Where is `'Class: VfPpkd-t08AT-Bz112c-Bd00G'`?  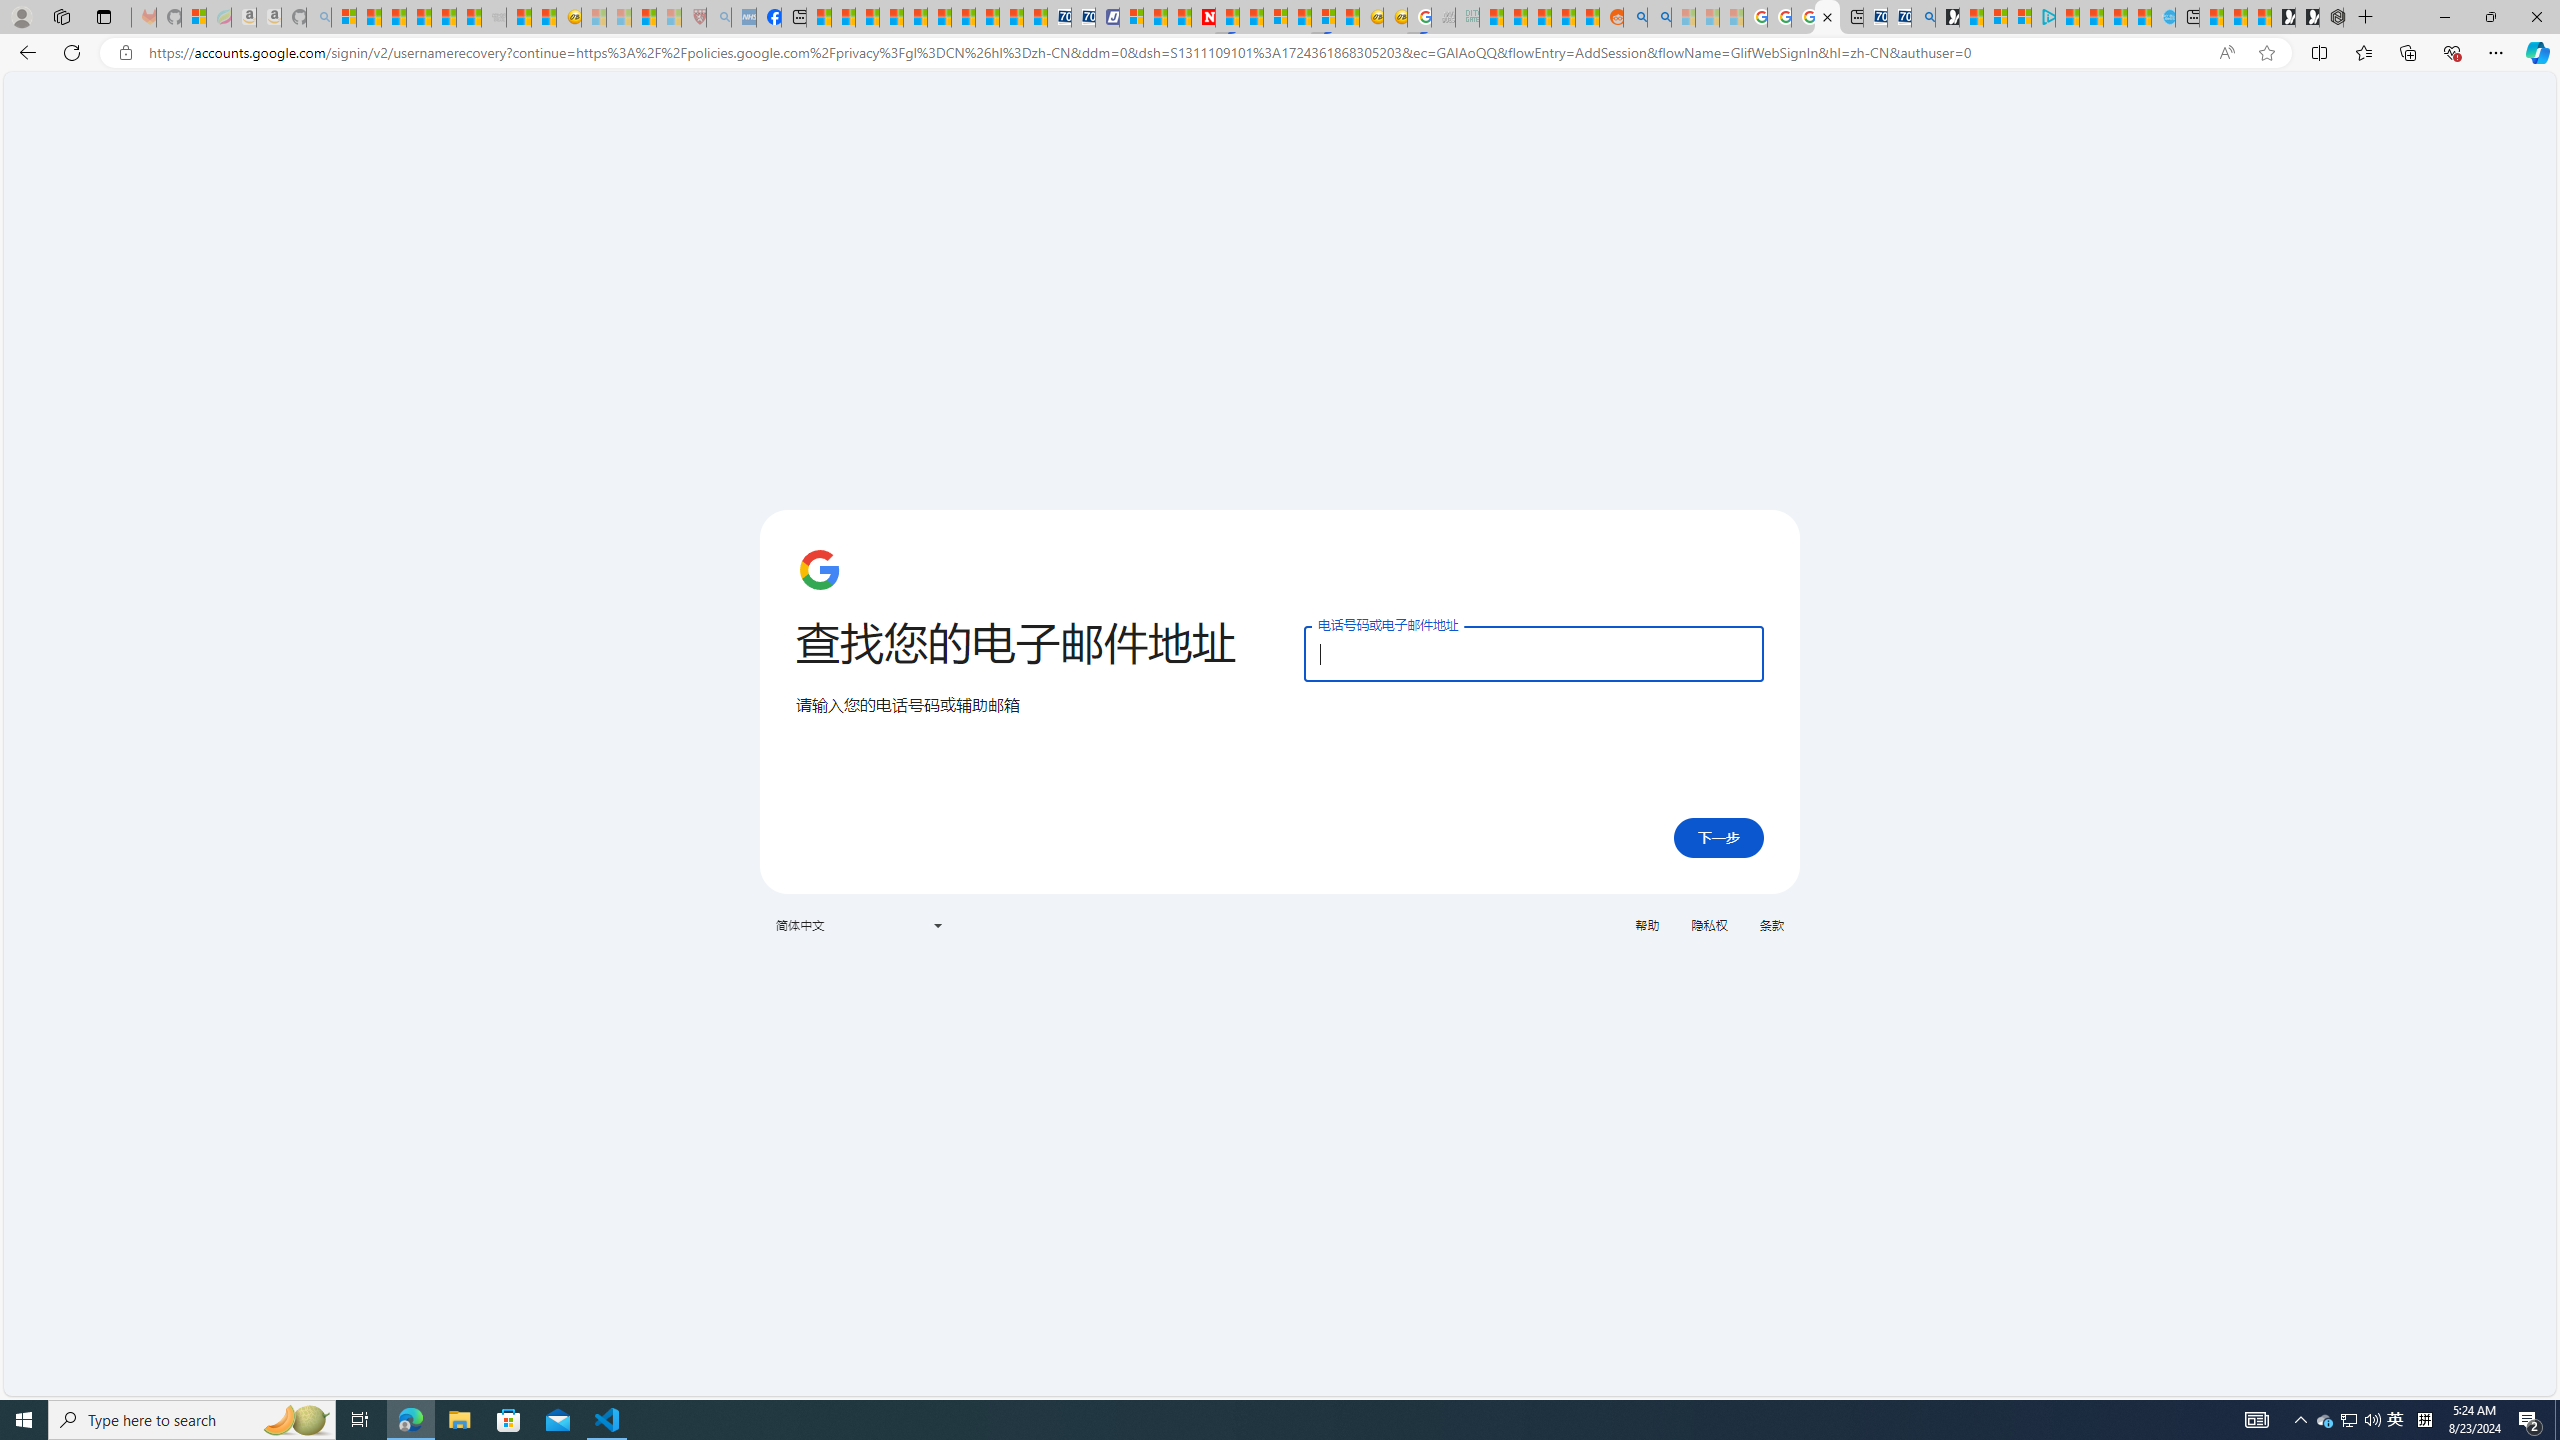 'Class: VfPpkd-t08AT-Bz112c-Bd00G' is located at coordinates (935, 924).